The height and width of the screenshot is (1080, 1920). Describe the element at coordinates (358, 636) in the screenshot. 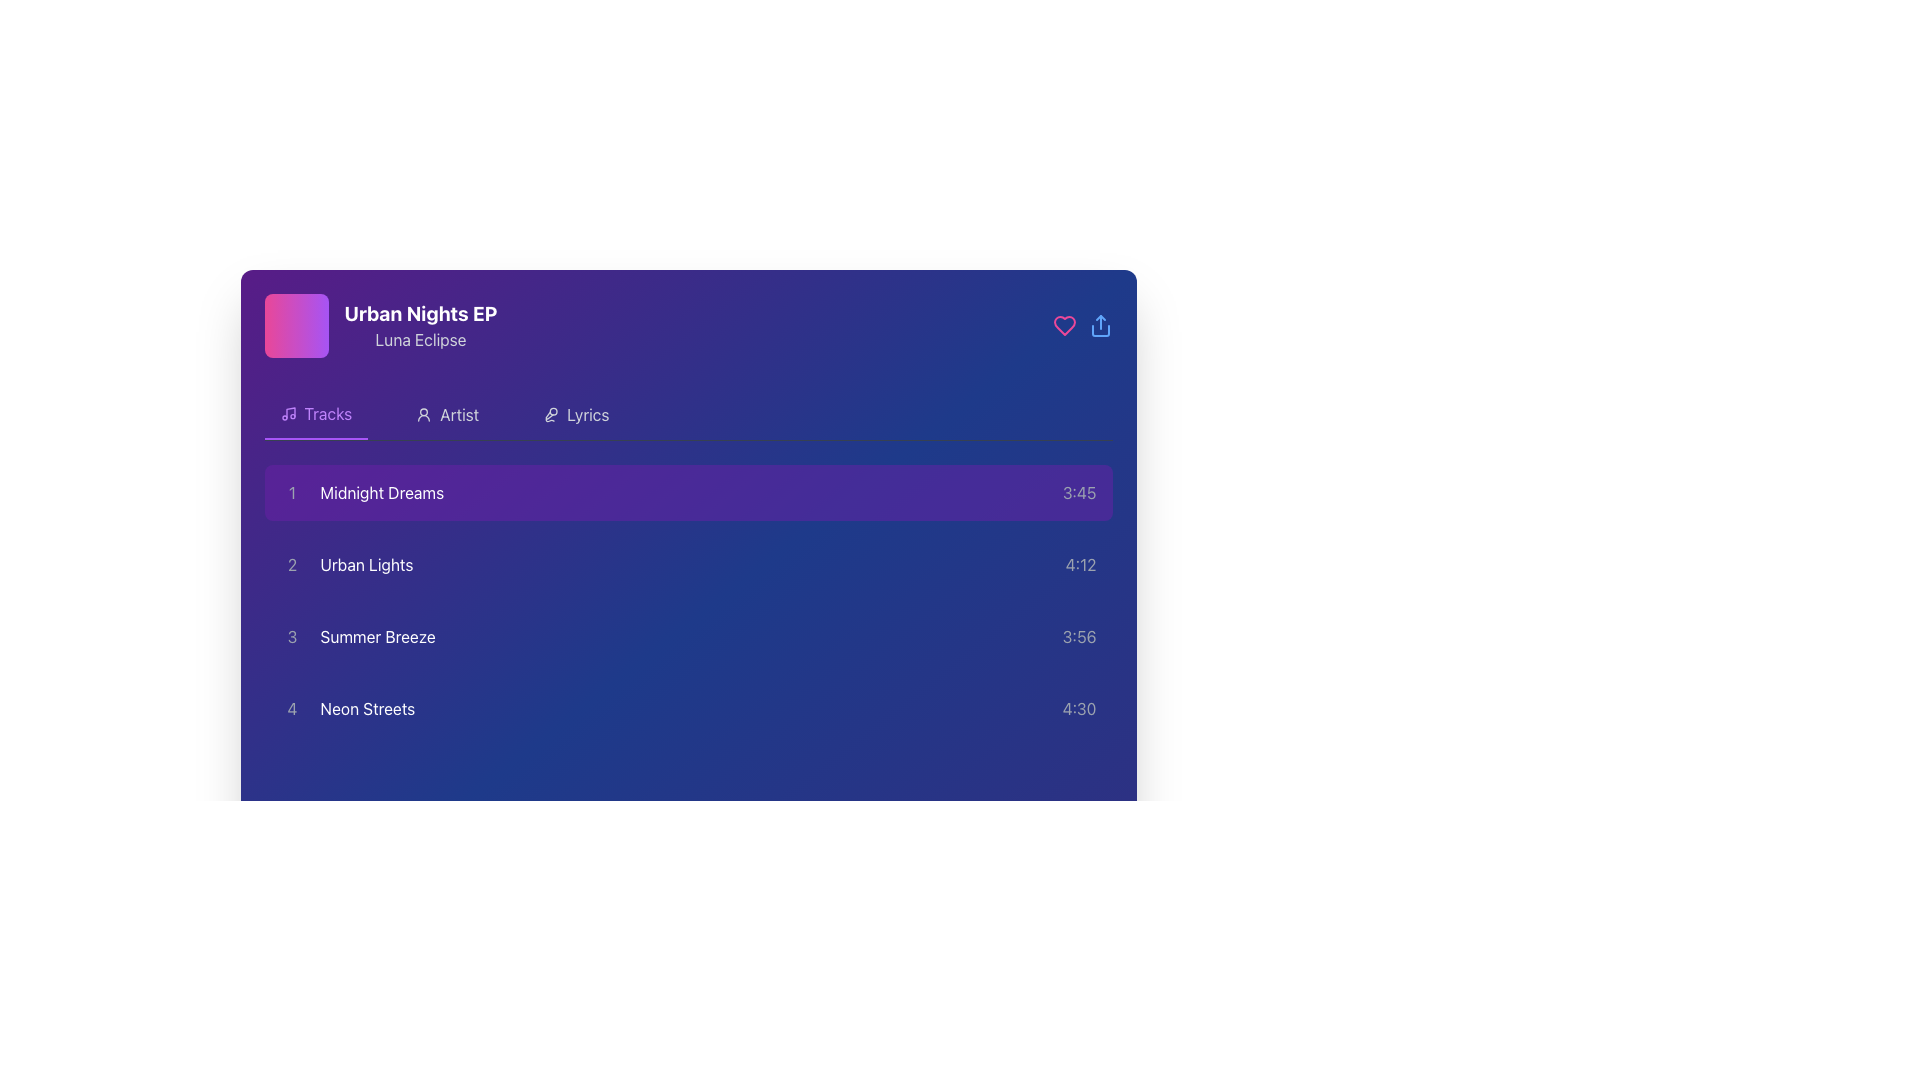

I see `the list item displaying the text '3 Summer Breeze'` at that location.